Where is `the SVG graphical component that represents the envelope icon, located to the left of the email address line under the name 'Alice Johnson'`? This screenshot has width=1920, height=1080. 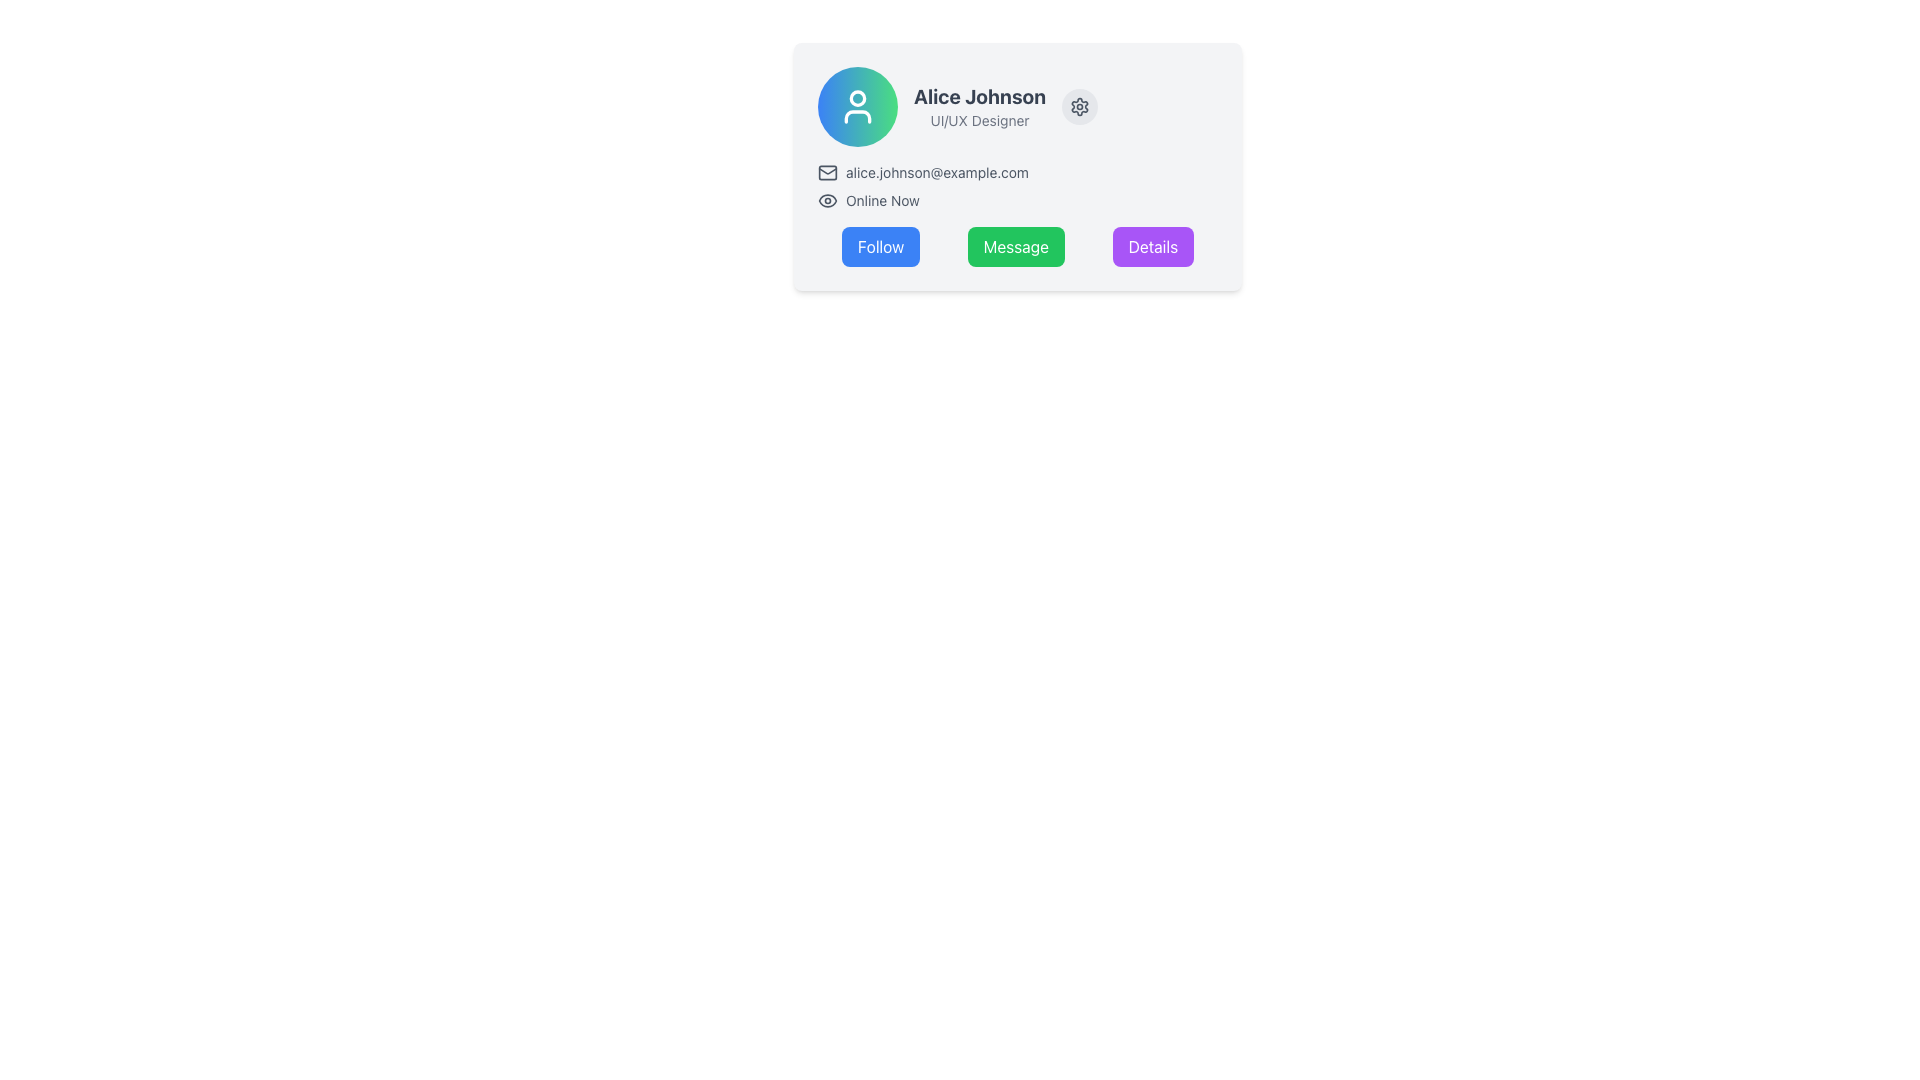
the SVG graphical component that represents the envelope icon, located to the left of the email address line under the name 'Alice Johnson' is located at coordinates (828, 172).